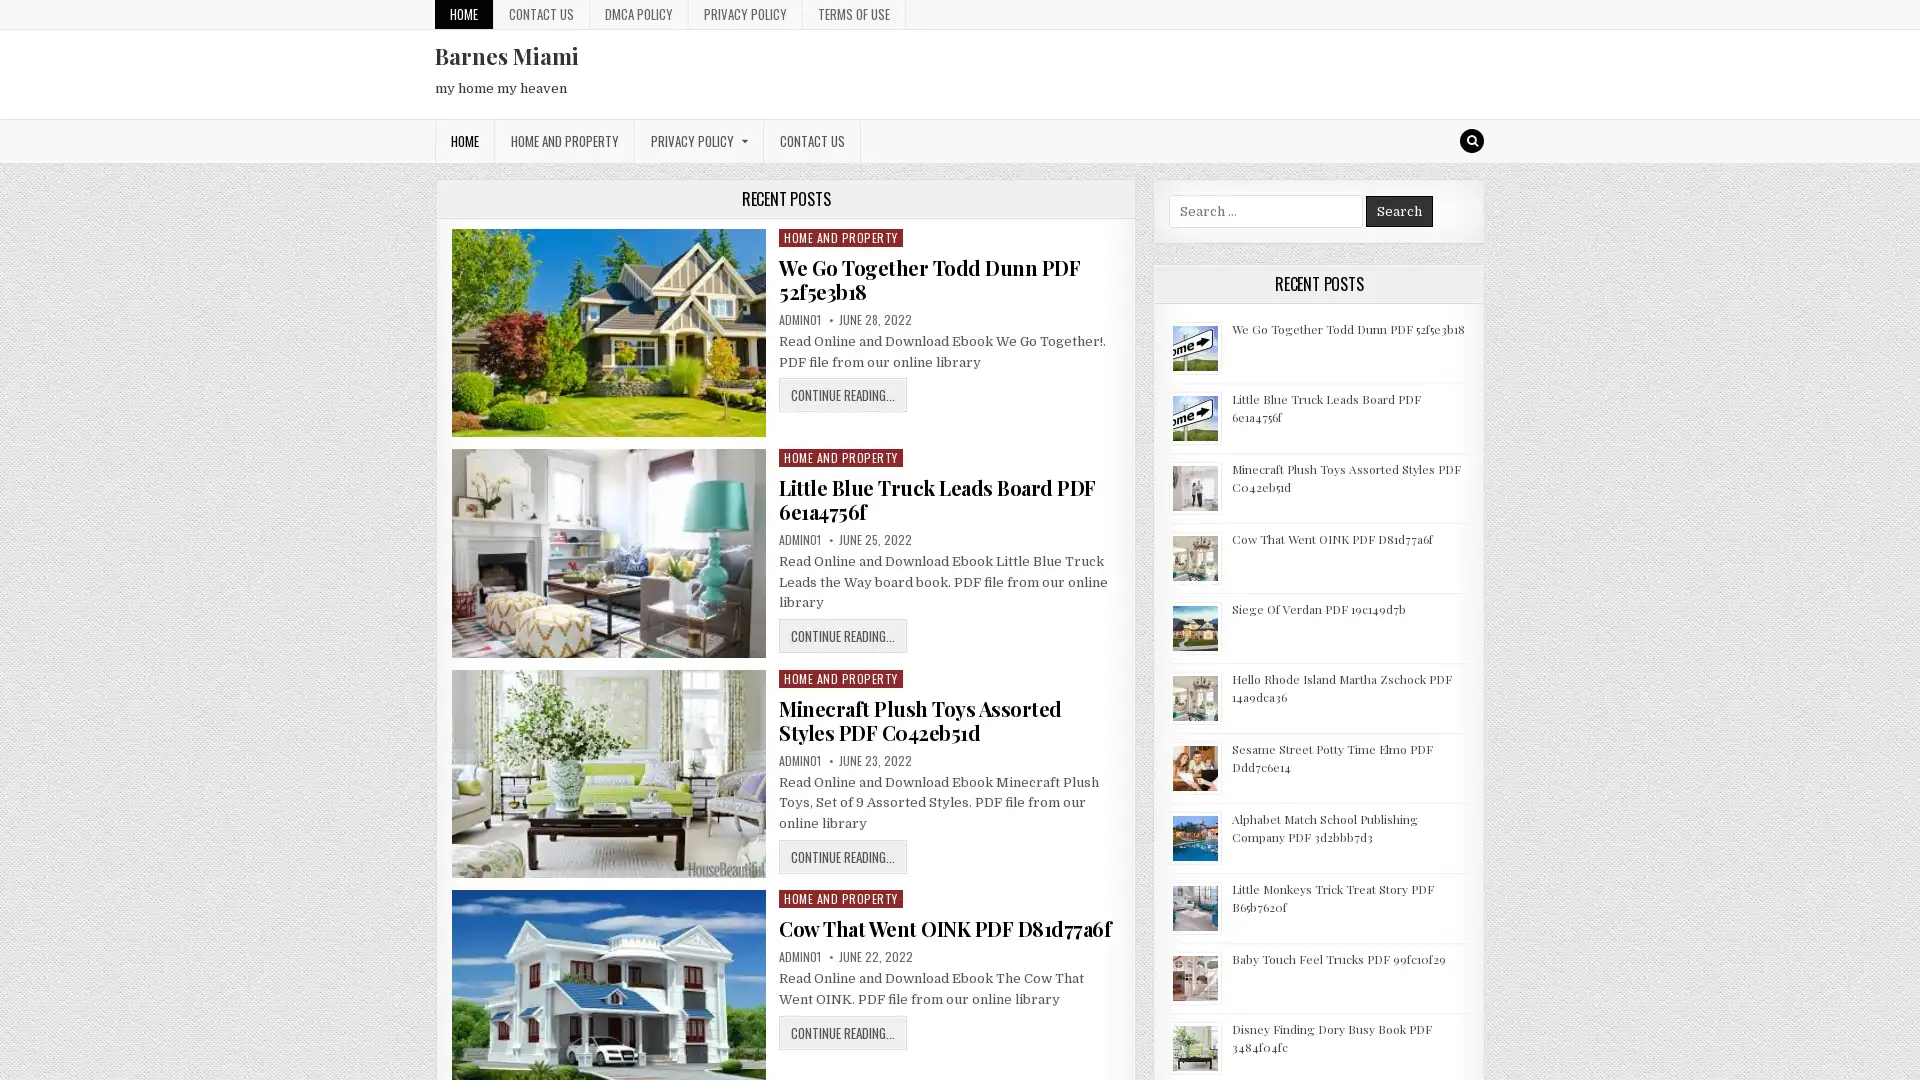 This screenshot has width=1920, height=1080. Describe the element at coordinates (1398, 211) in the screenshot. I see `Search` at that location.